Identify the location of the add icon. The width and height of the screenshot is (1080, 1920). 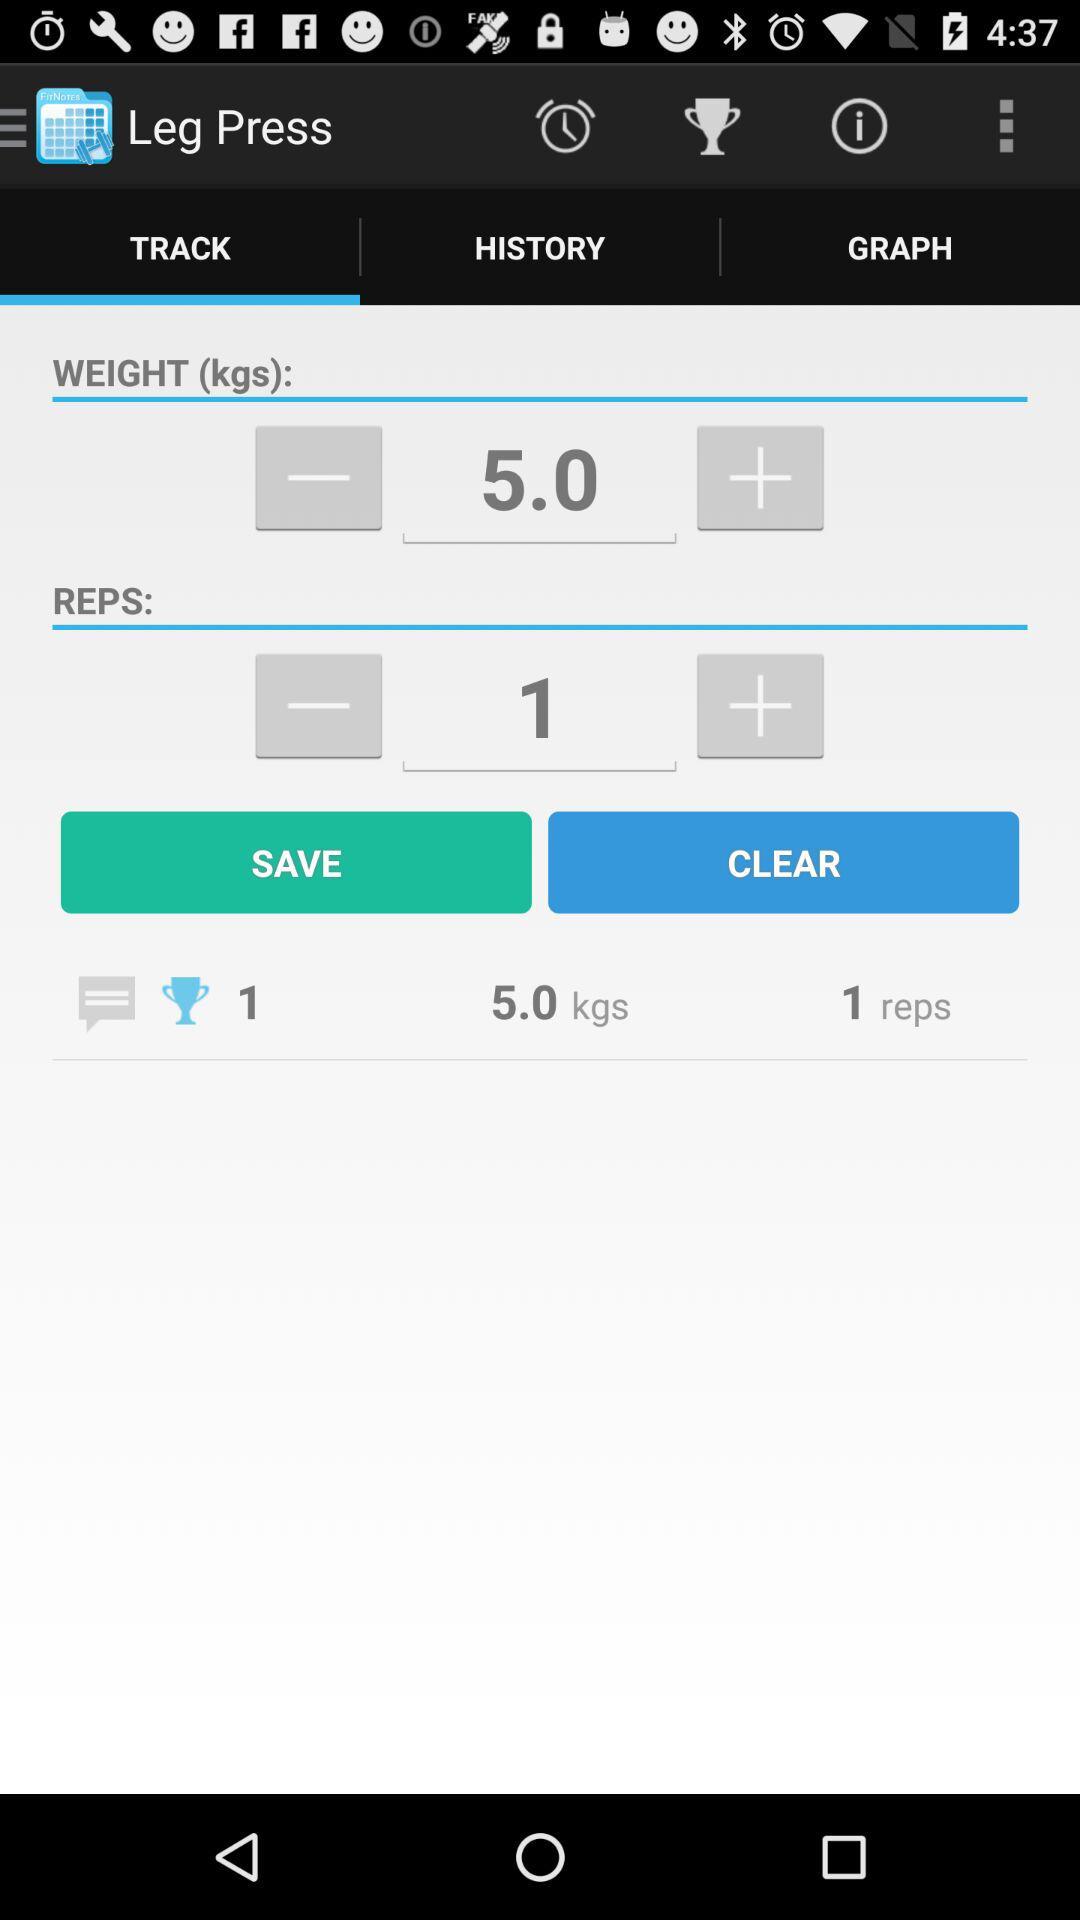
(760, 754).